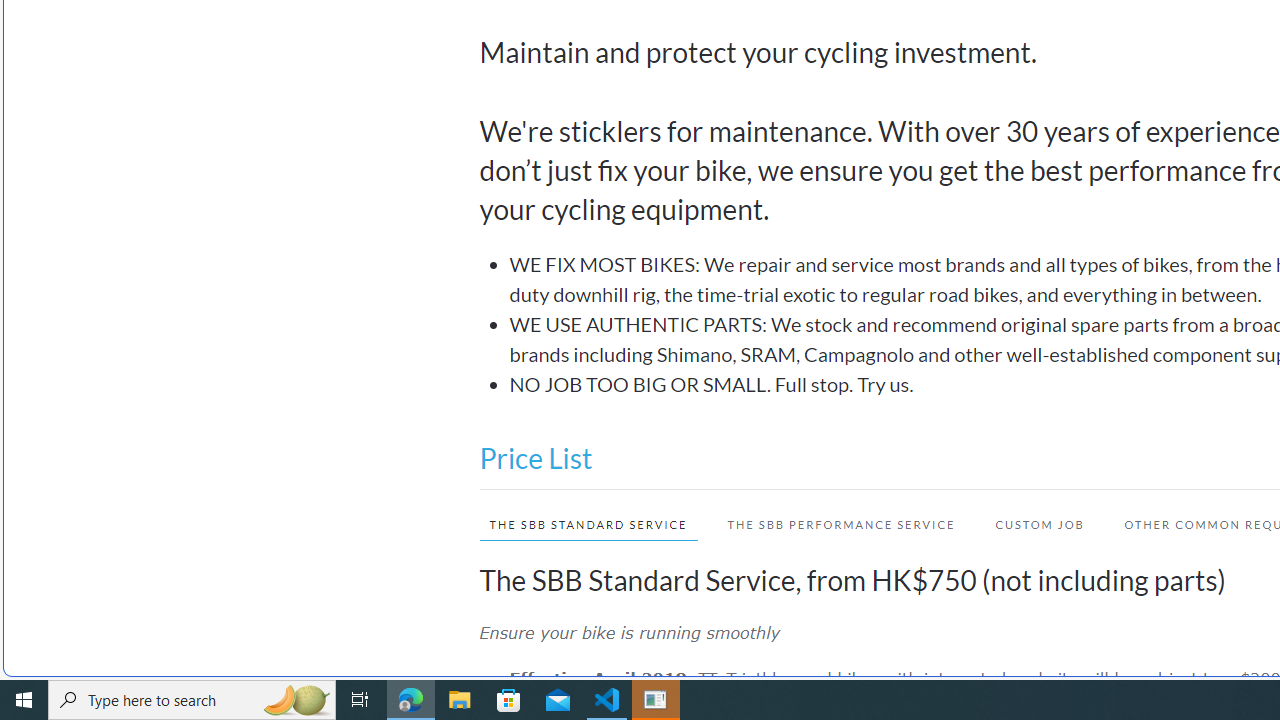 The image size is (1280, 720). What do you see at coordinates (577, 523) in the screenshot?
I see `'THE SBB STANDARD SERVICE'` at bounding box center [577, 523].